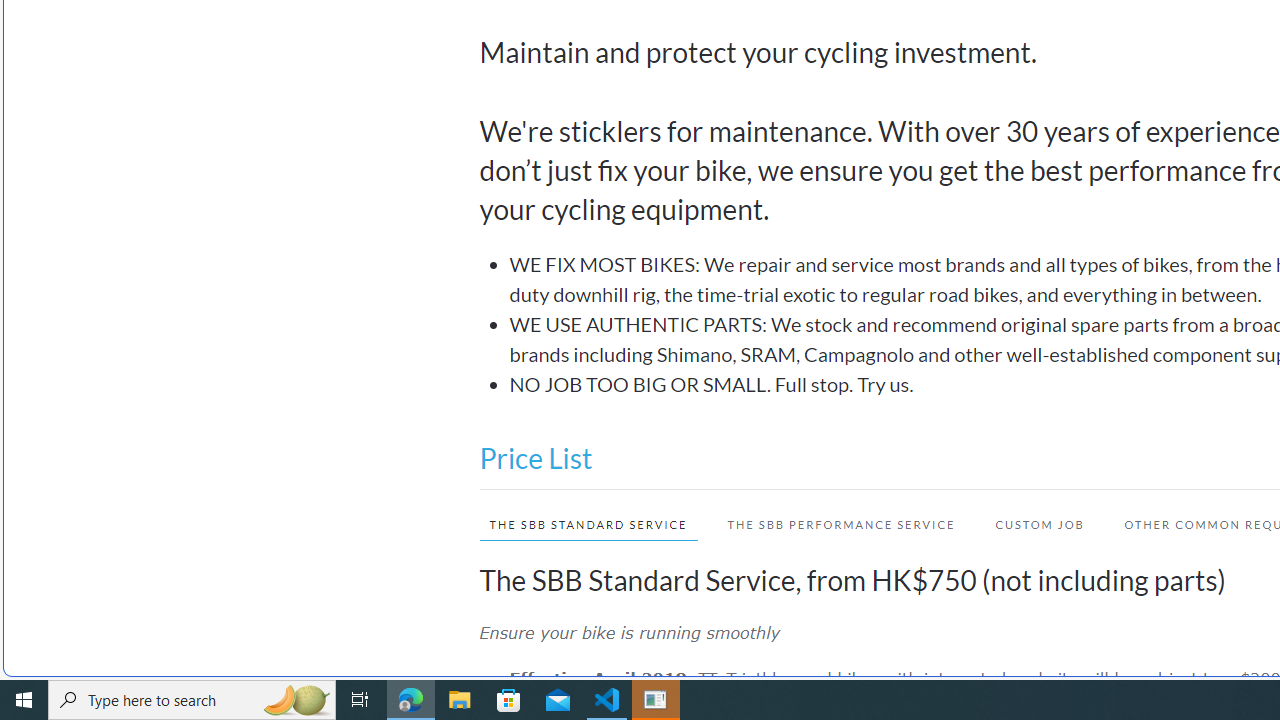 The image size is (1280, 720). What do you see at coordinates (577, 523) in the screenshot?
I see `'THE SBB STANDARD SERVICE'` at bounding box center [577, 523].